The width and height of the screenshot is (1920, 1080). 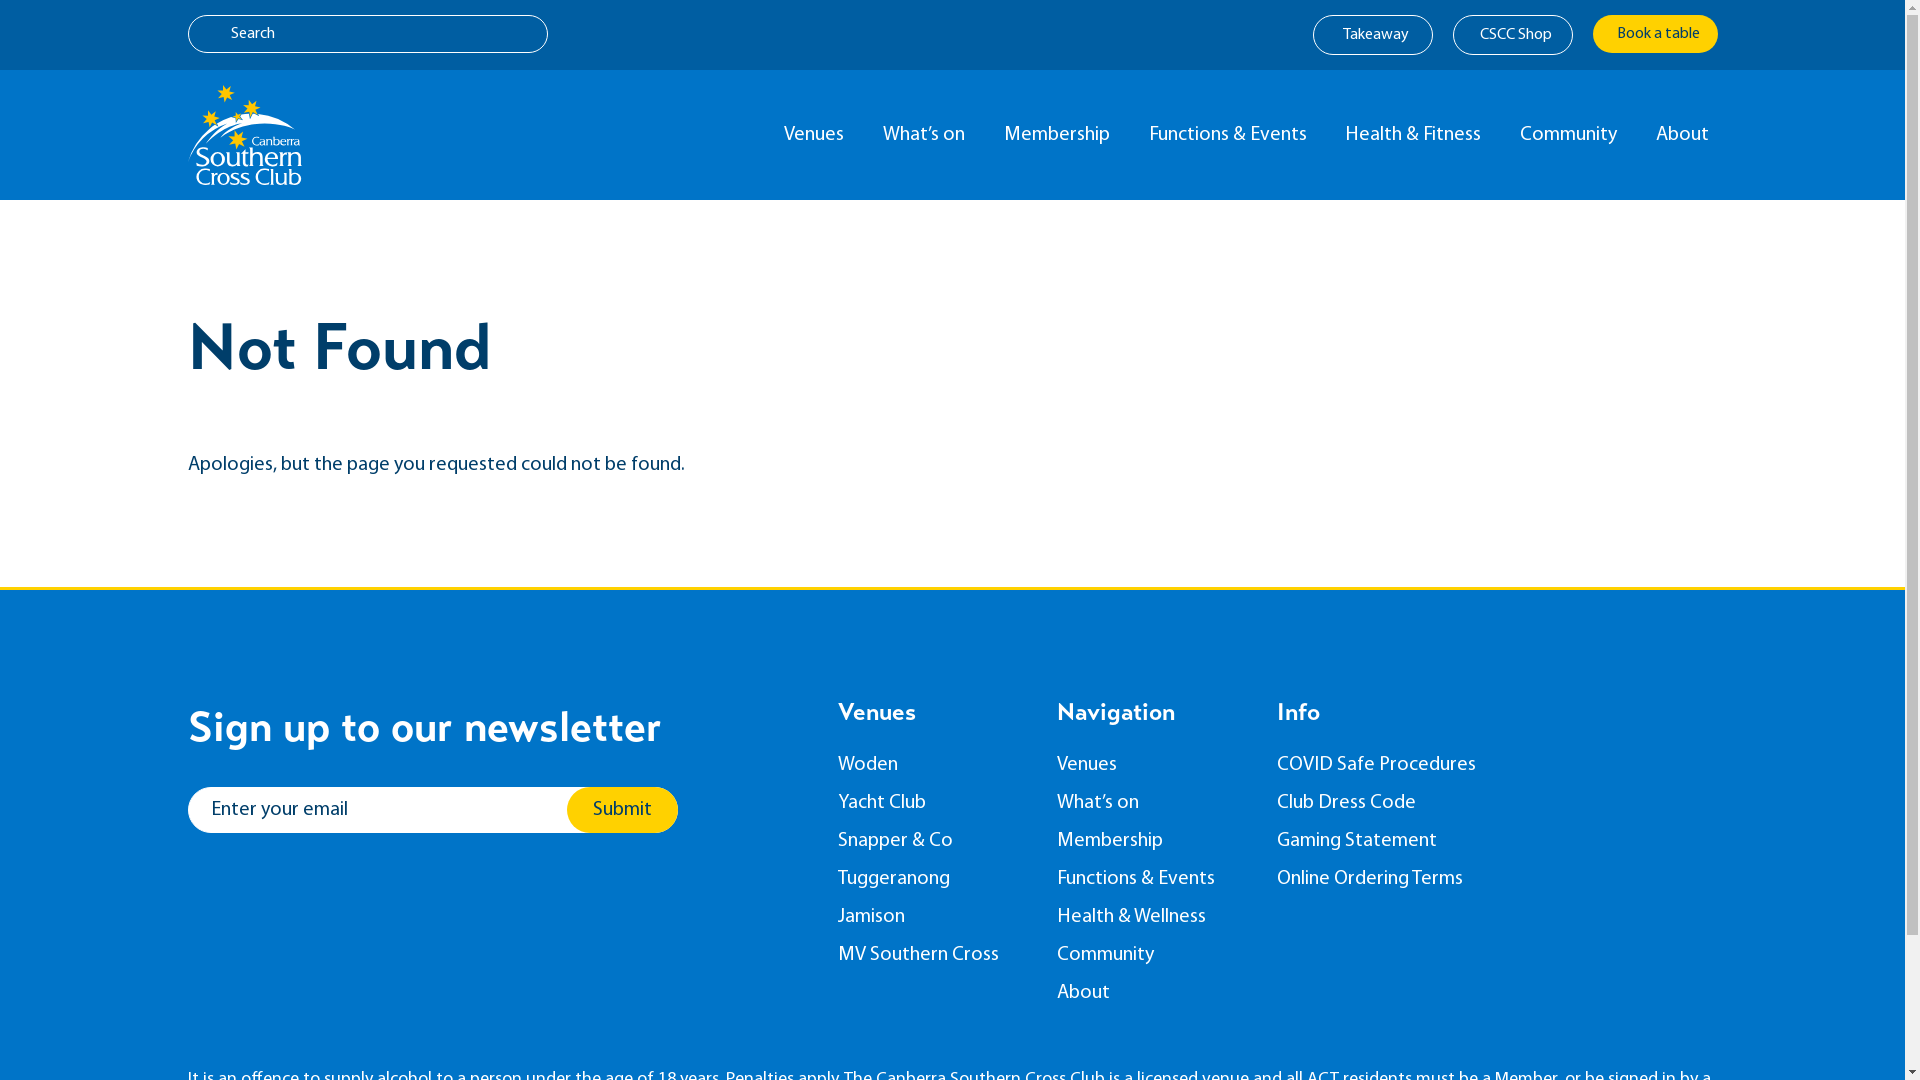 What do you see at coordinates (1275, 878) in the screenshot?
I see `'Online Ordering Terms'` at bounding box center [1275, 878].